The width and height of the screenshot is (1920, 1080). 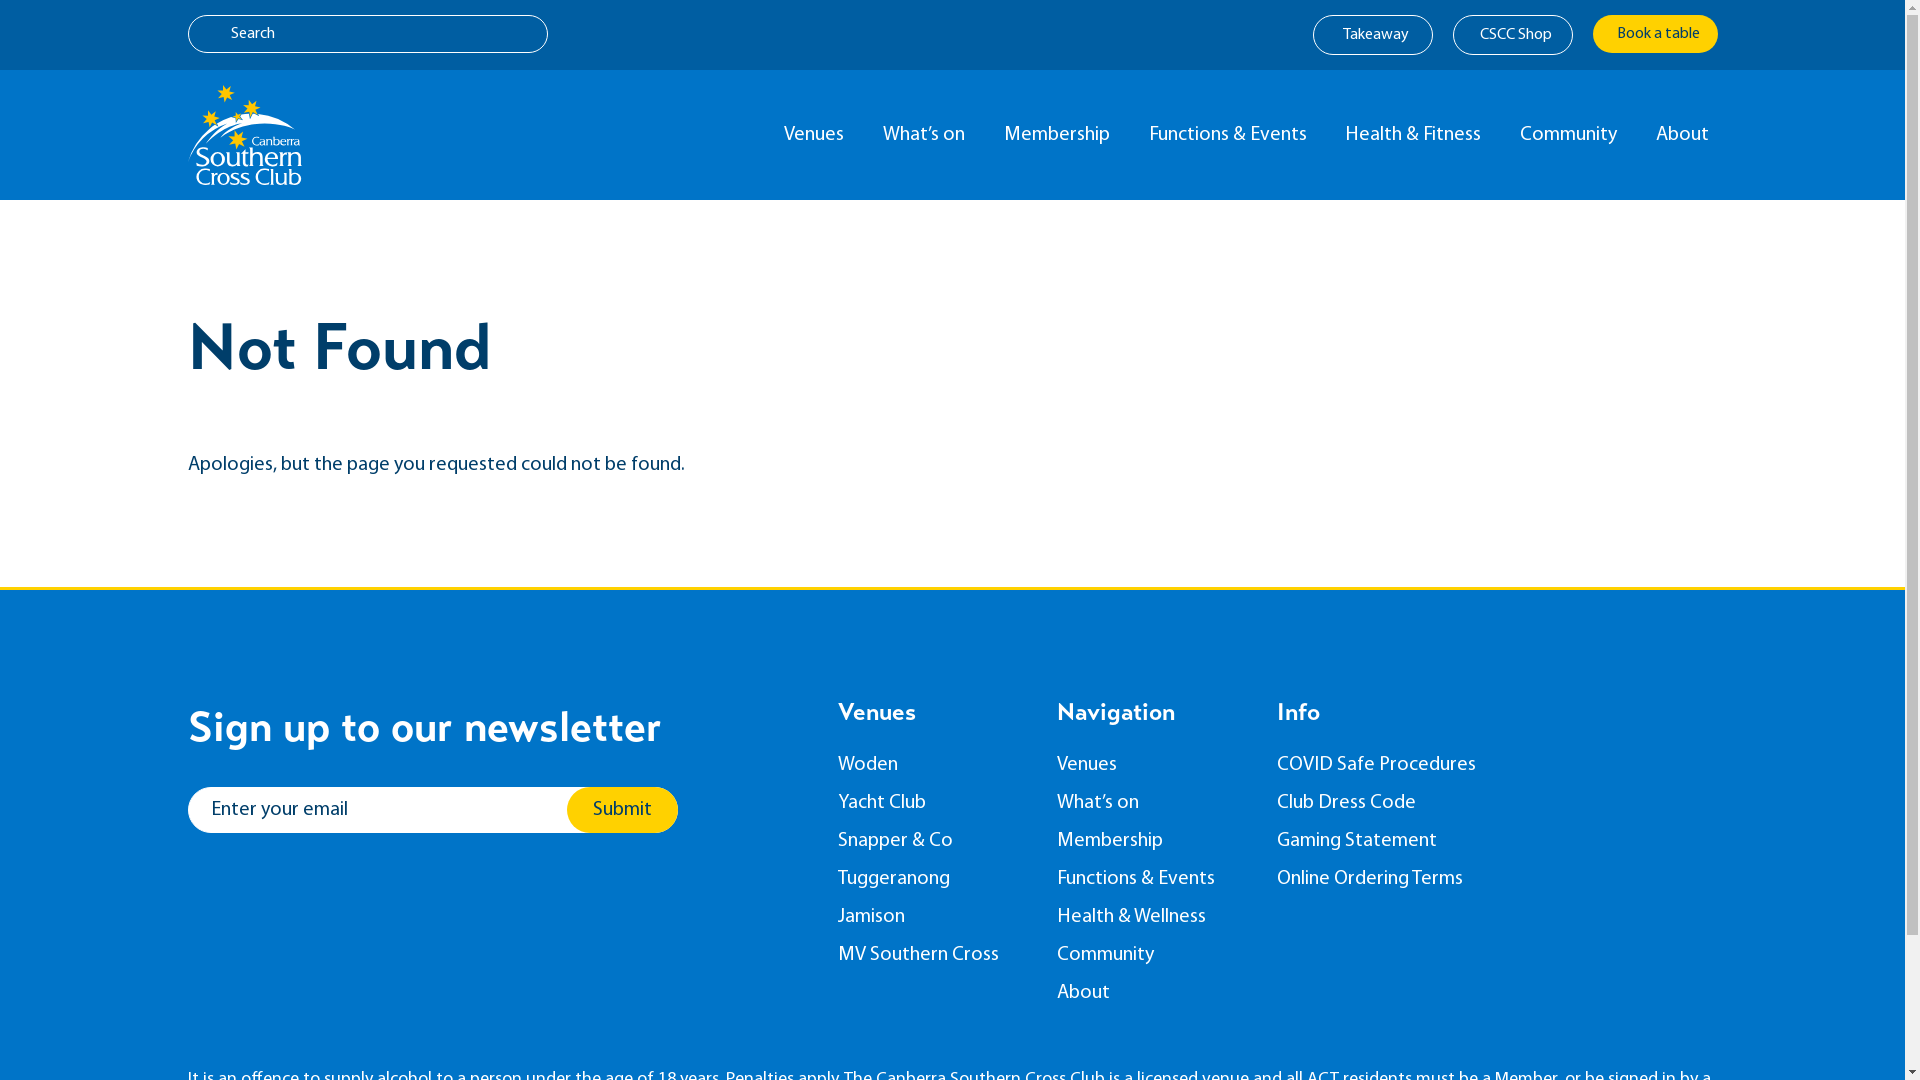 What do you see at coordinates (1275, 878) in the screenshot?
I see `'Online Ordering Terms'` at bounding box center [1275, 878].